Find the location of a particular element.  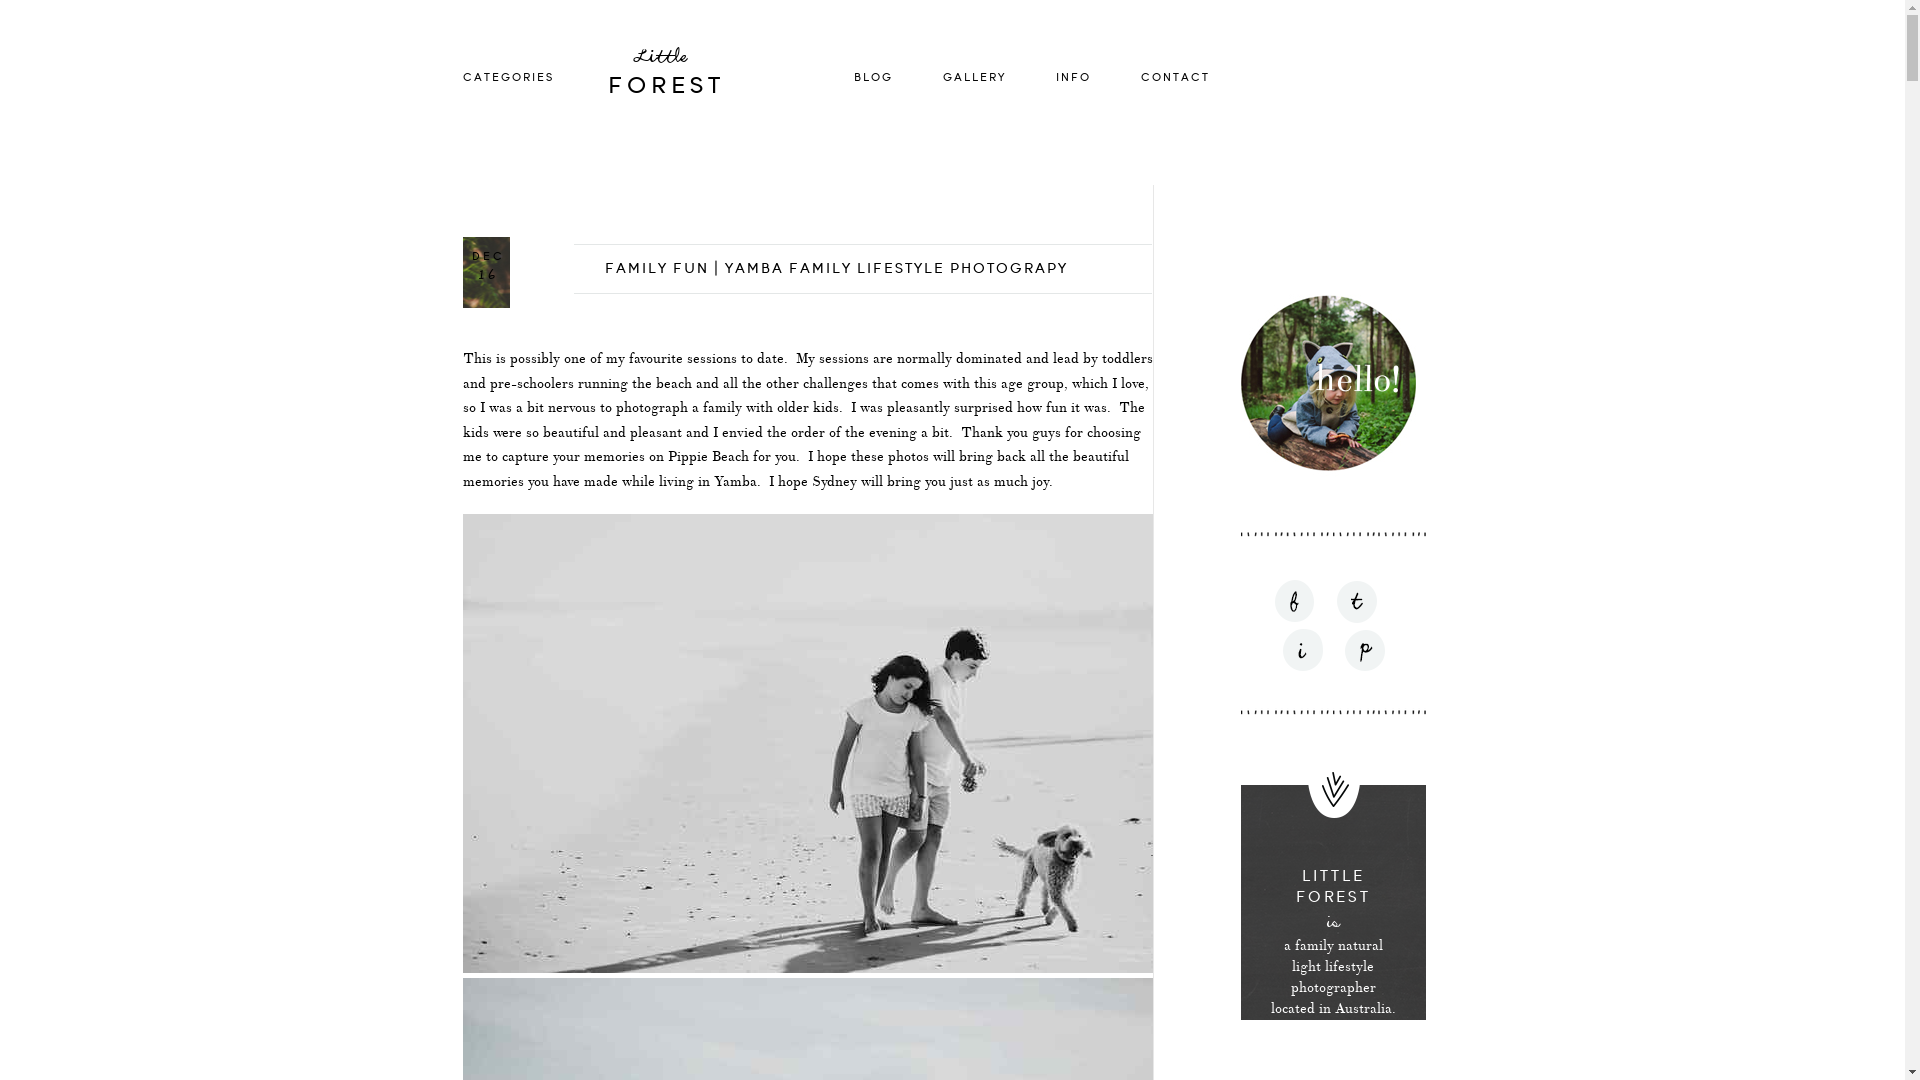

'BLOG' is located at coordinates (873, 76).